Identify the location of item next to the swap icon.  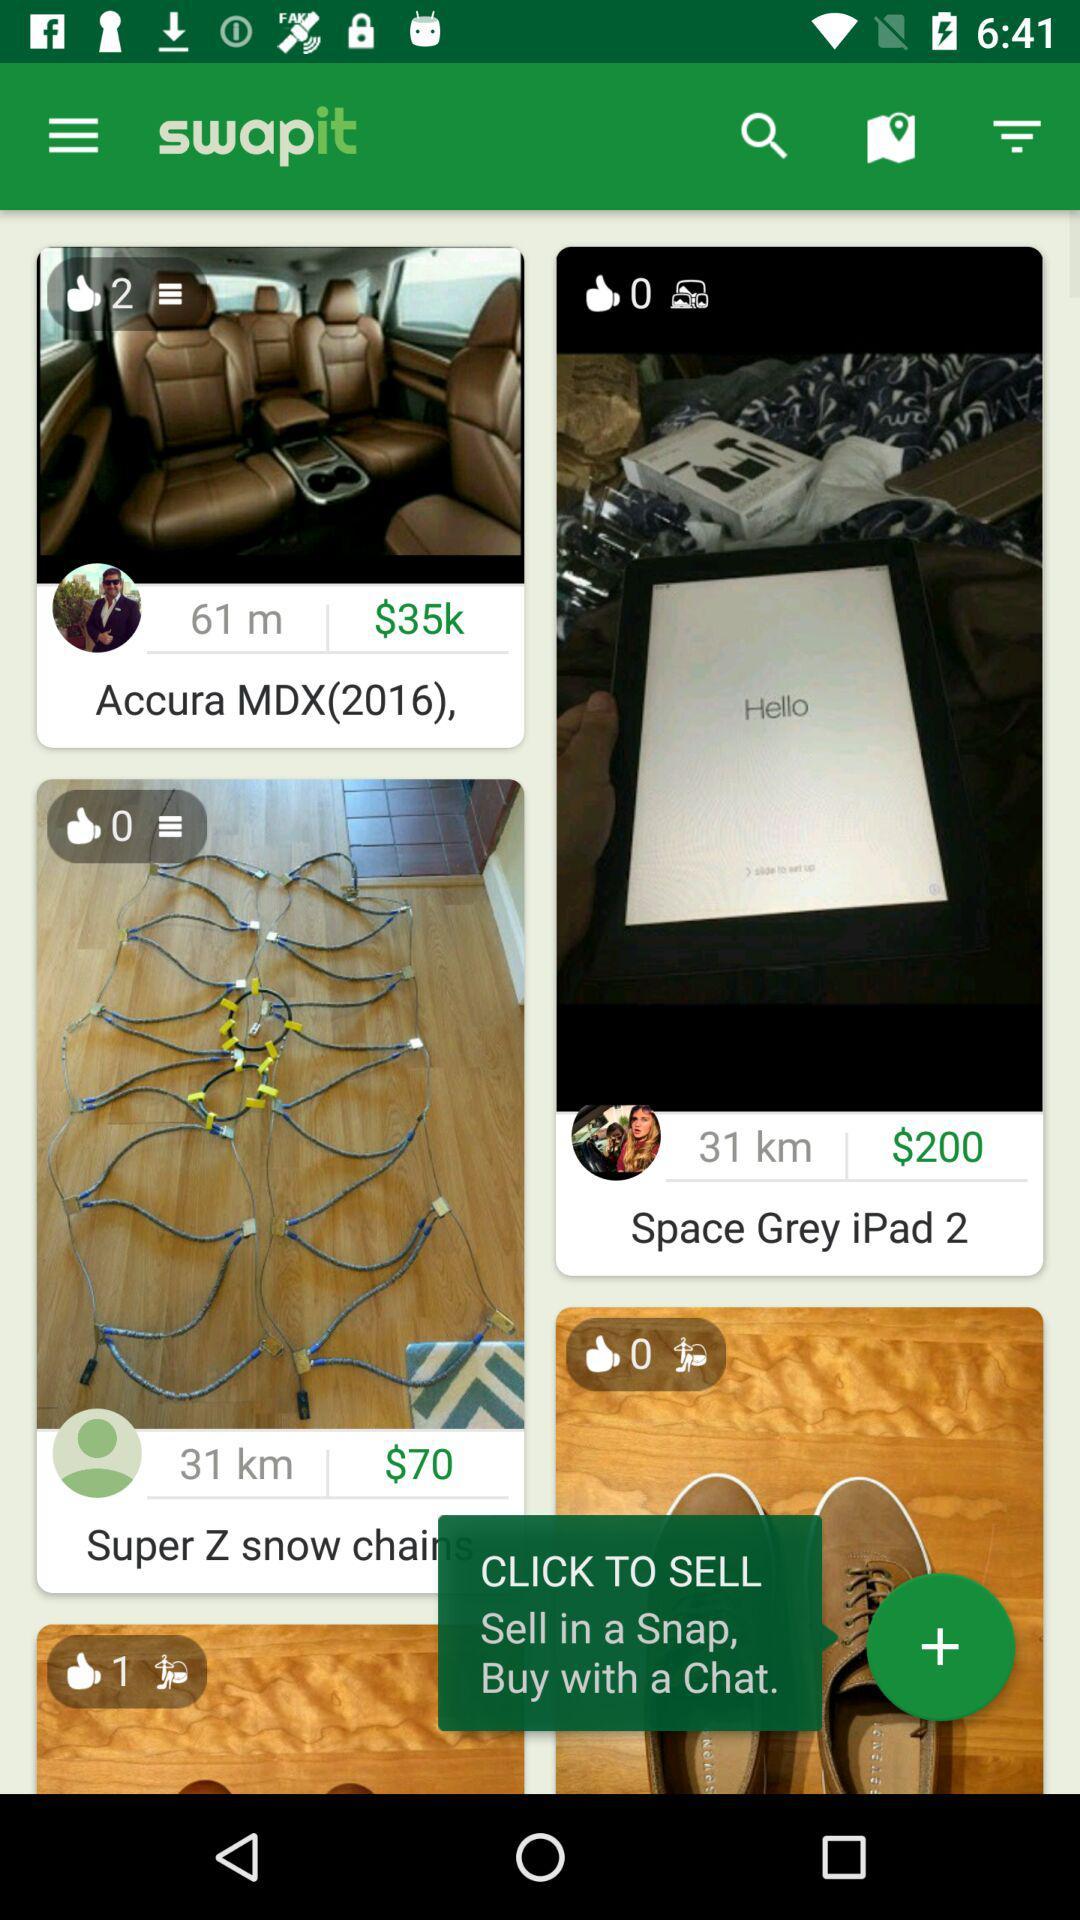
(72, 135).